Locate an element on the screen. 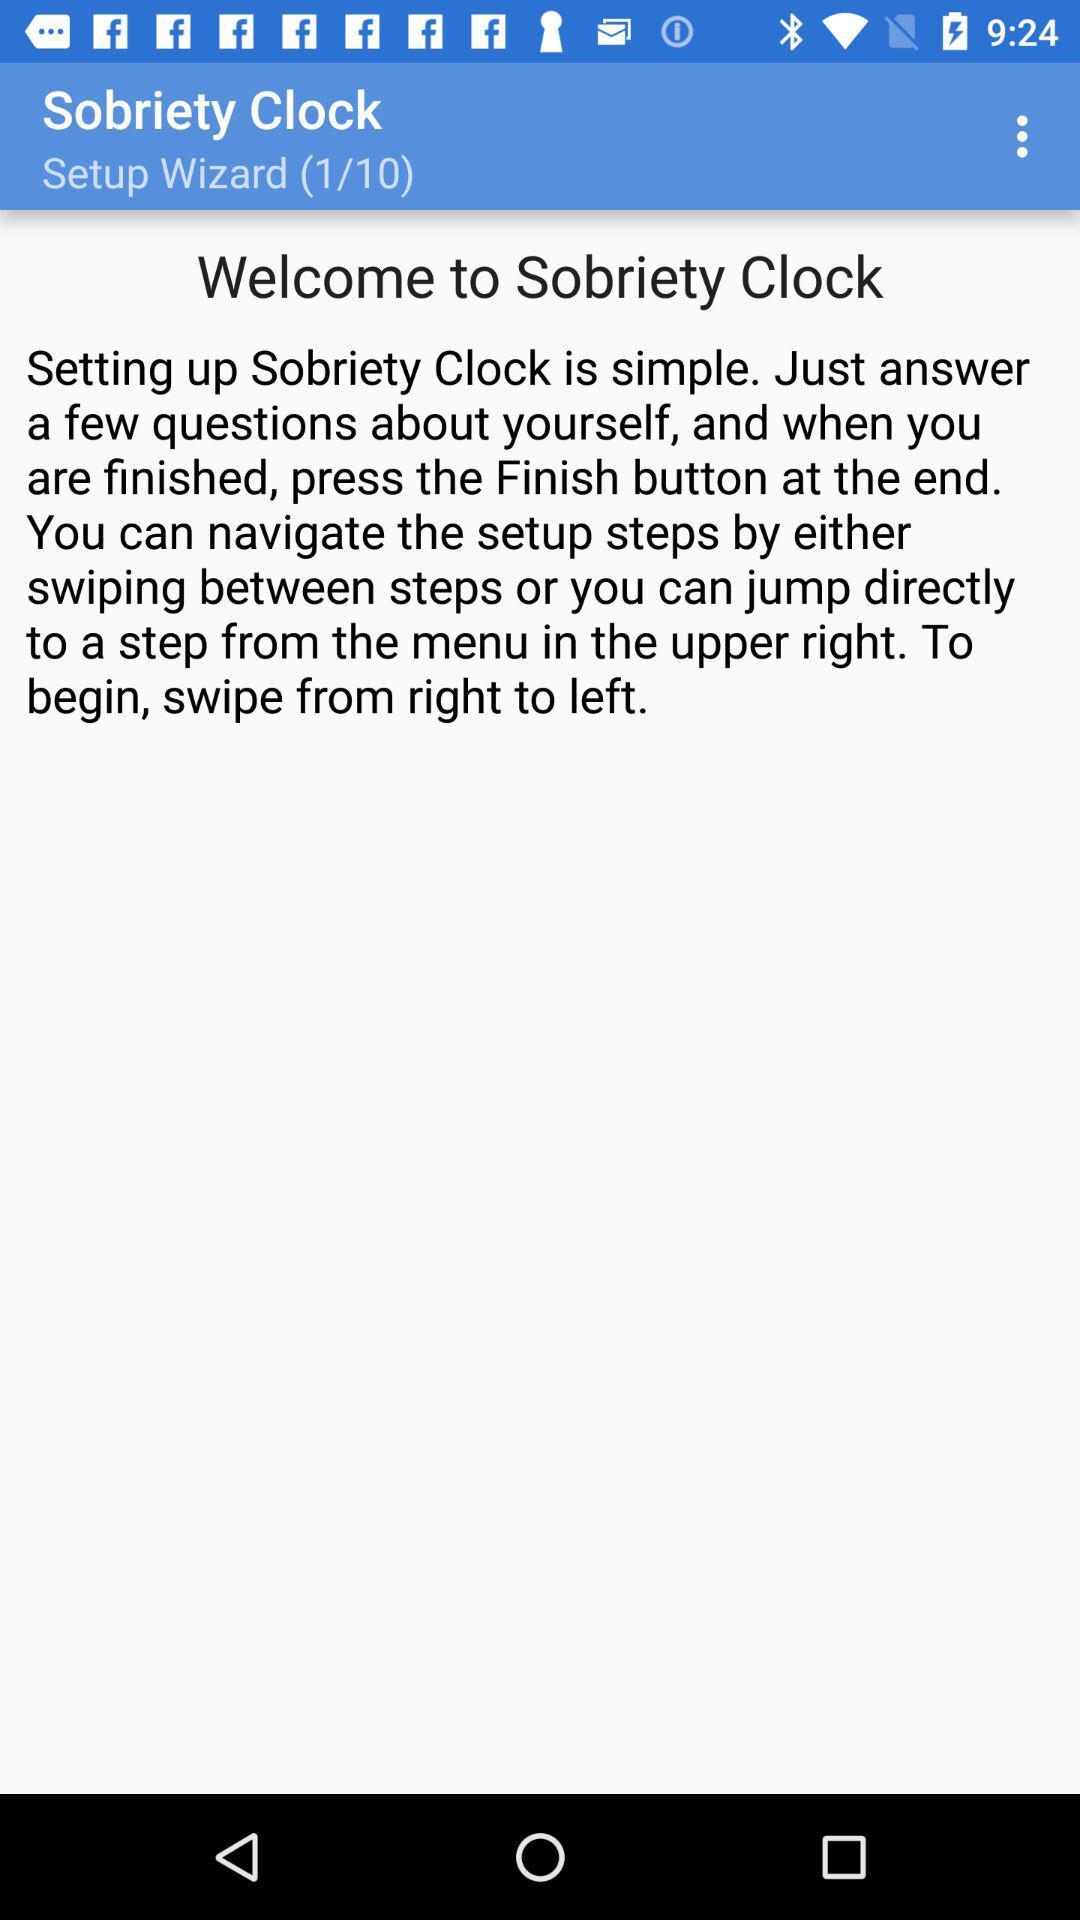 This screenshot has height=1920, width=1080. the icon at the top right corner is located at coordinates (1027, 135).